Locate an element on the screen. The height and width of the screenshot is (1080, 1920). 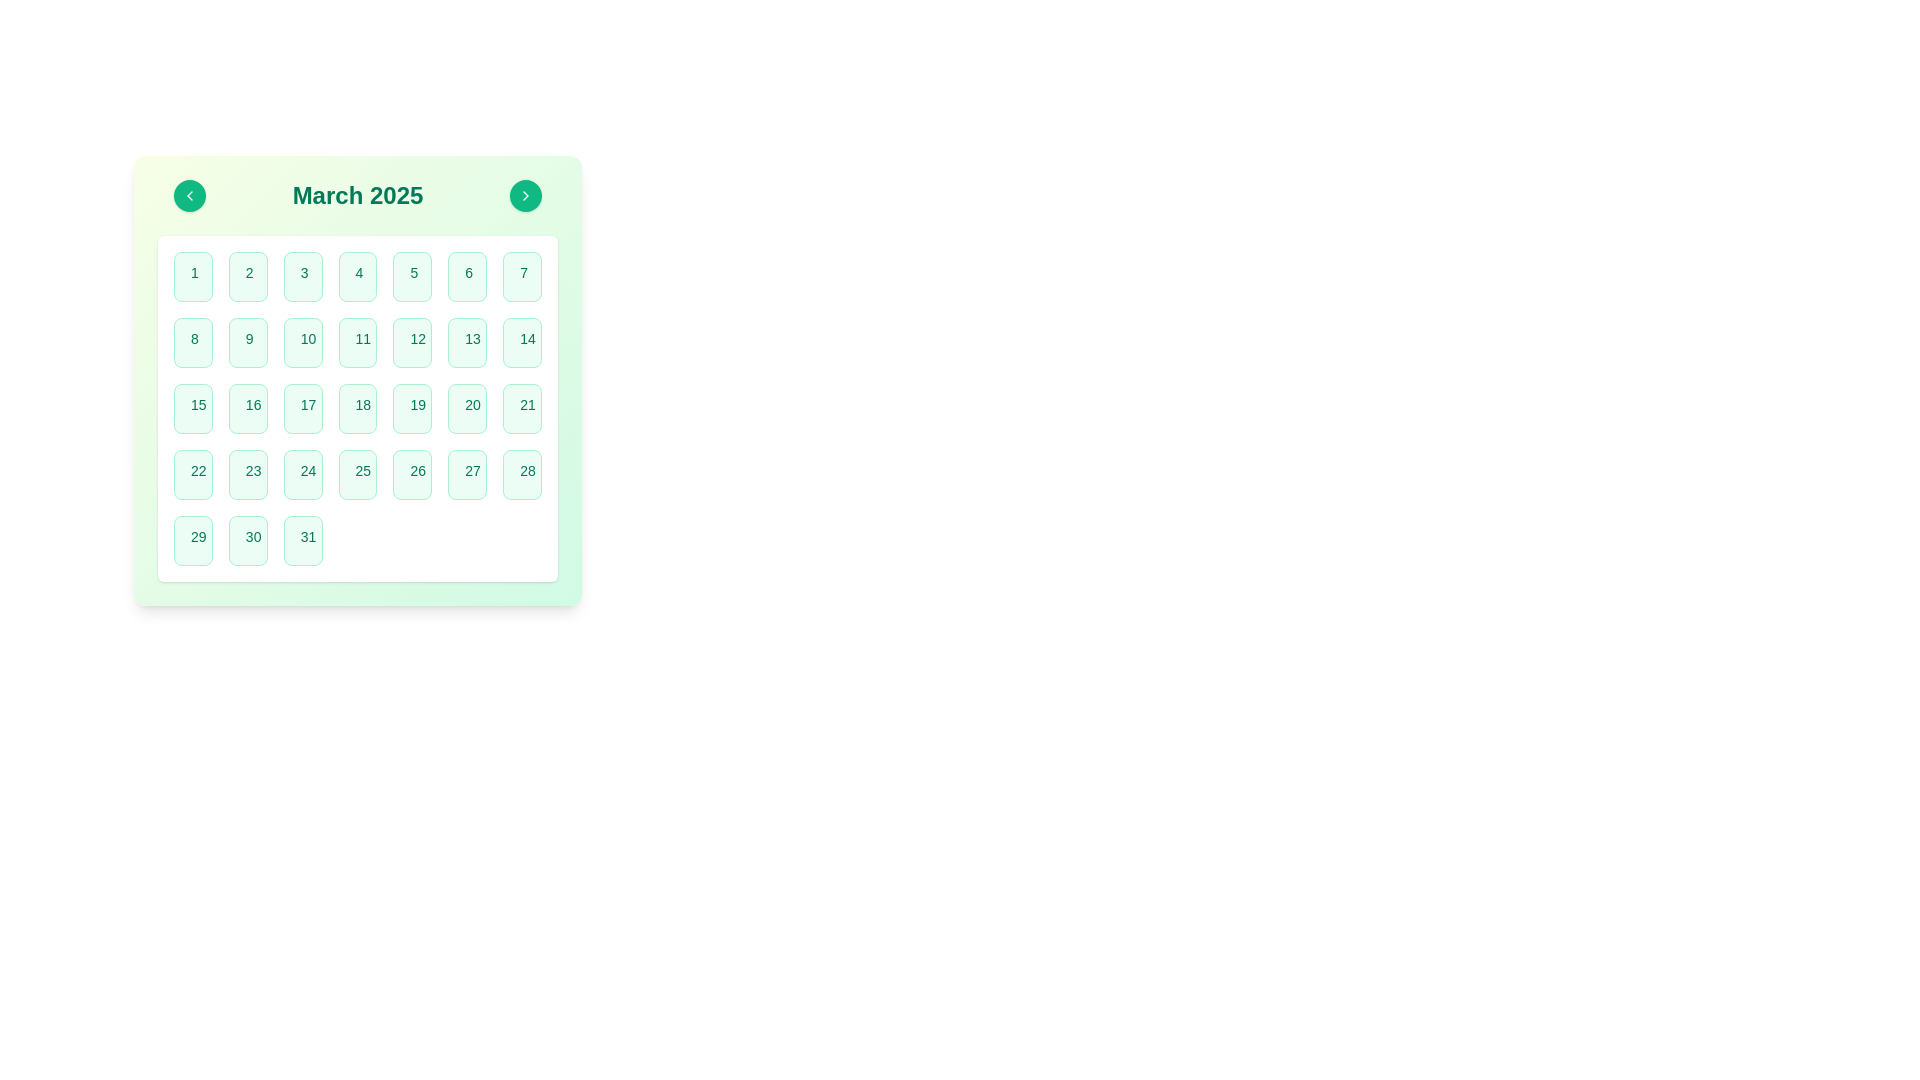
text '25' from the label in the fourth row and fifth column of the calendar grid for March 2025 is located at coordinates (363, 470).